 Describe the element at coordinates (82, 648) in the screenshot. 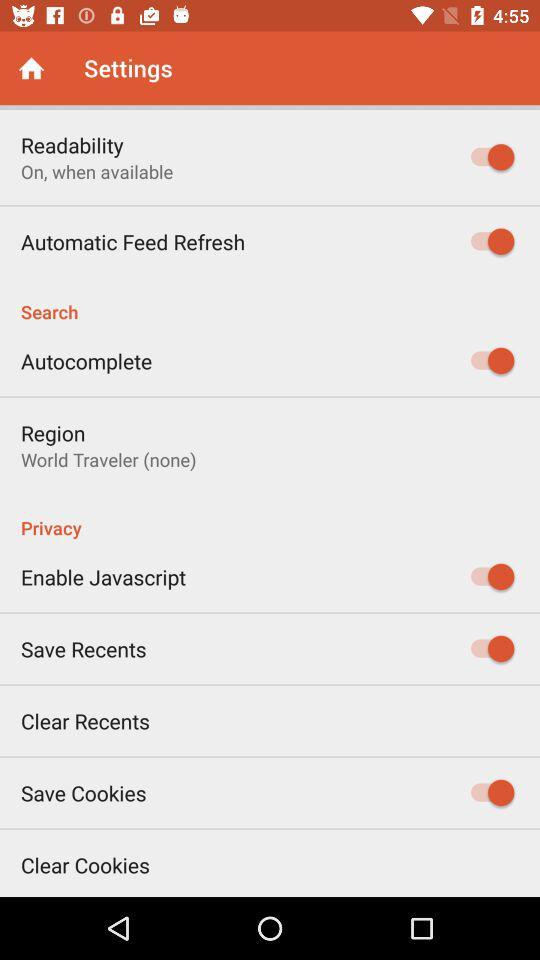

I see `the item below enable javascript item` at that location.